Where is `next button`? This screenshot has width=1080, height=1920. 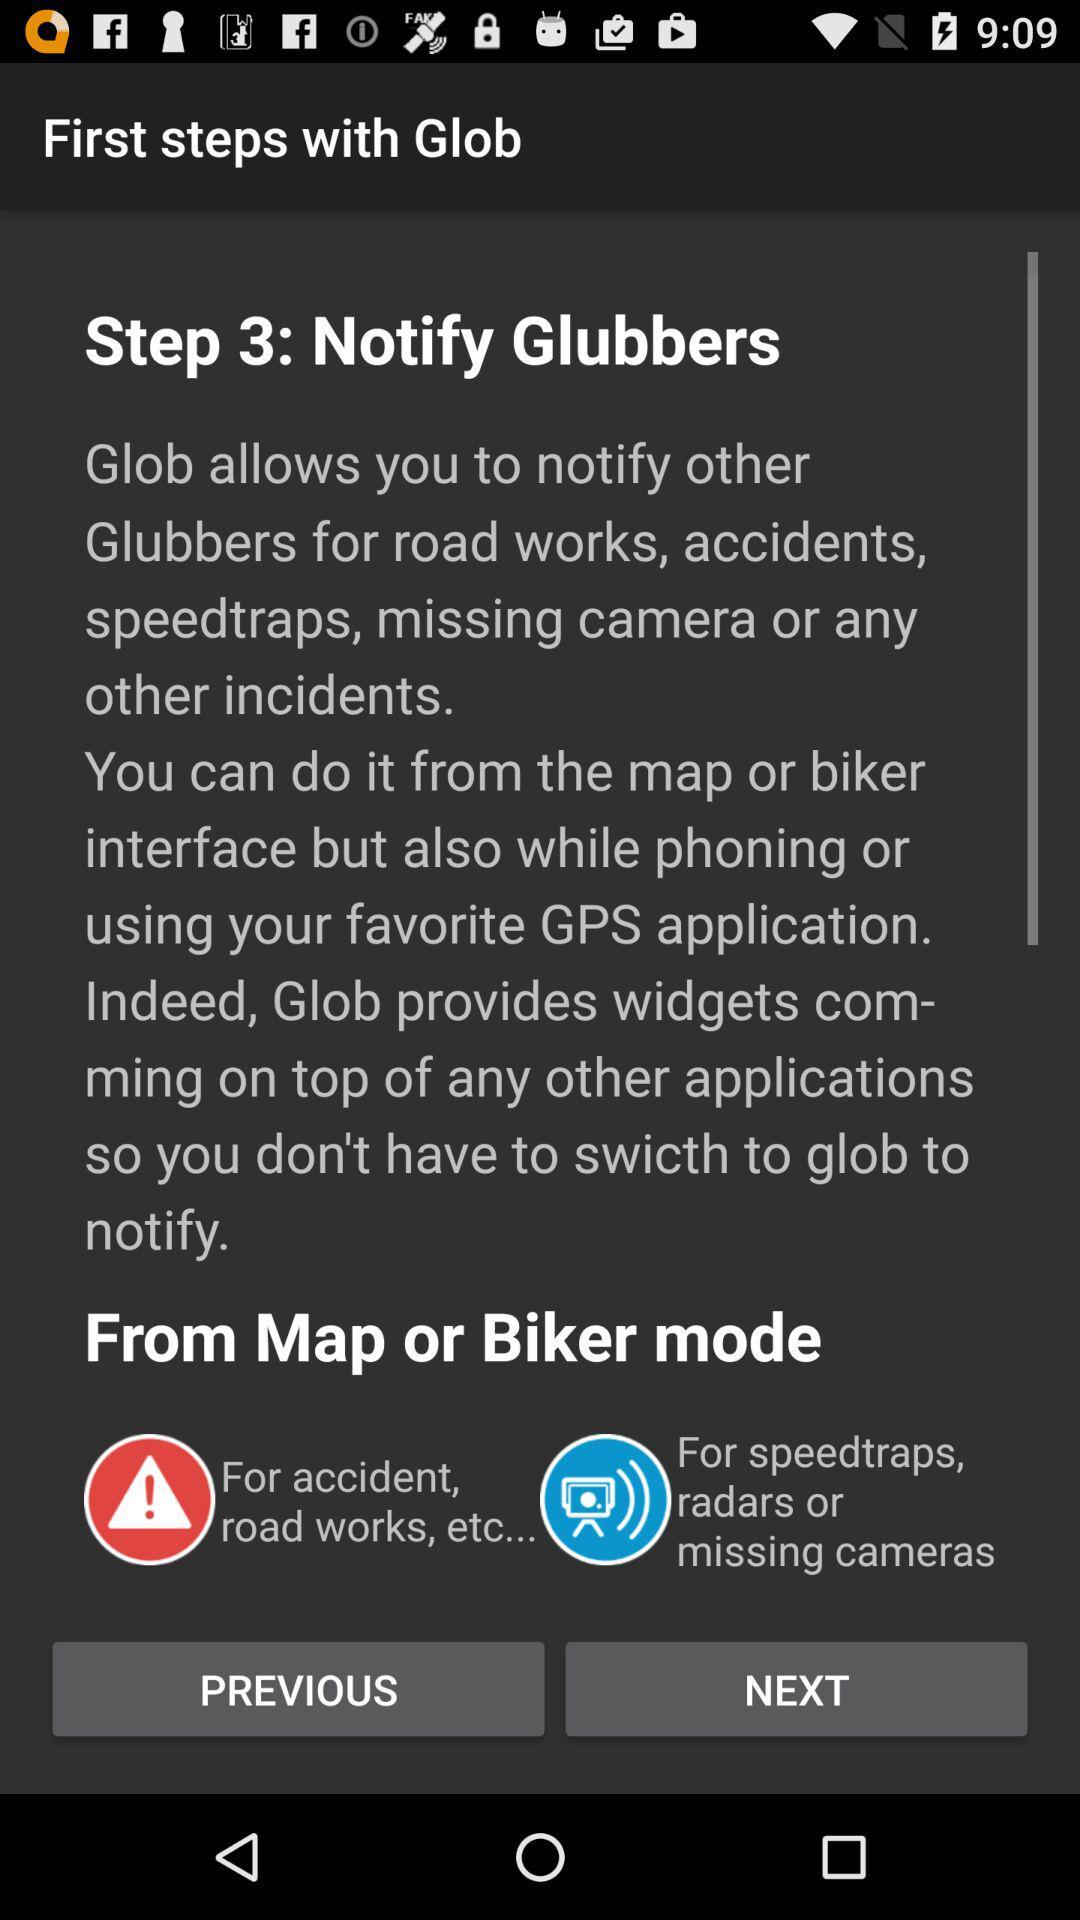 next button is located at coordinates (795, 1688).